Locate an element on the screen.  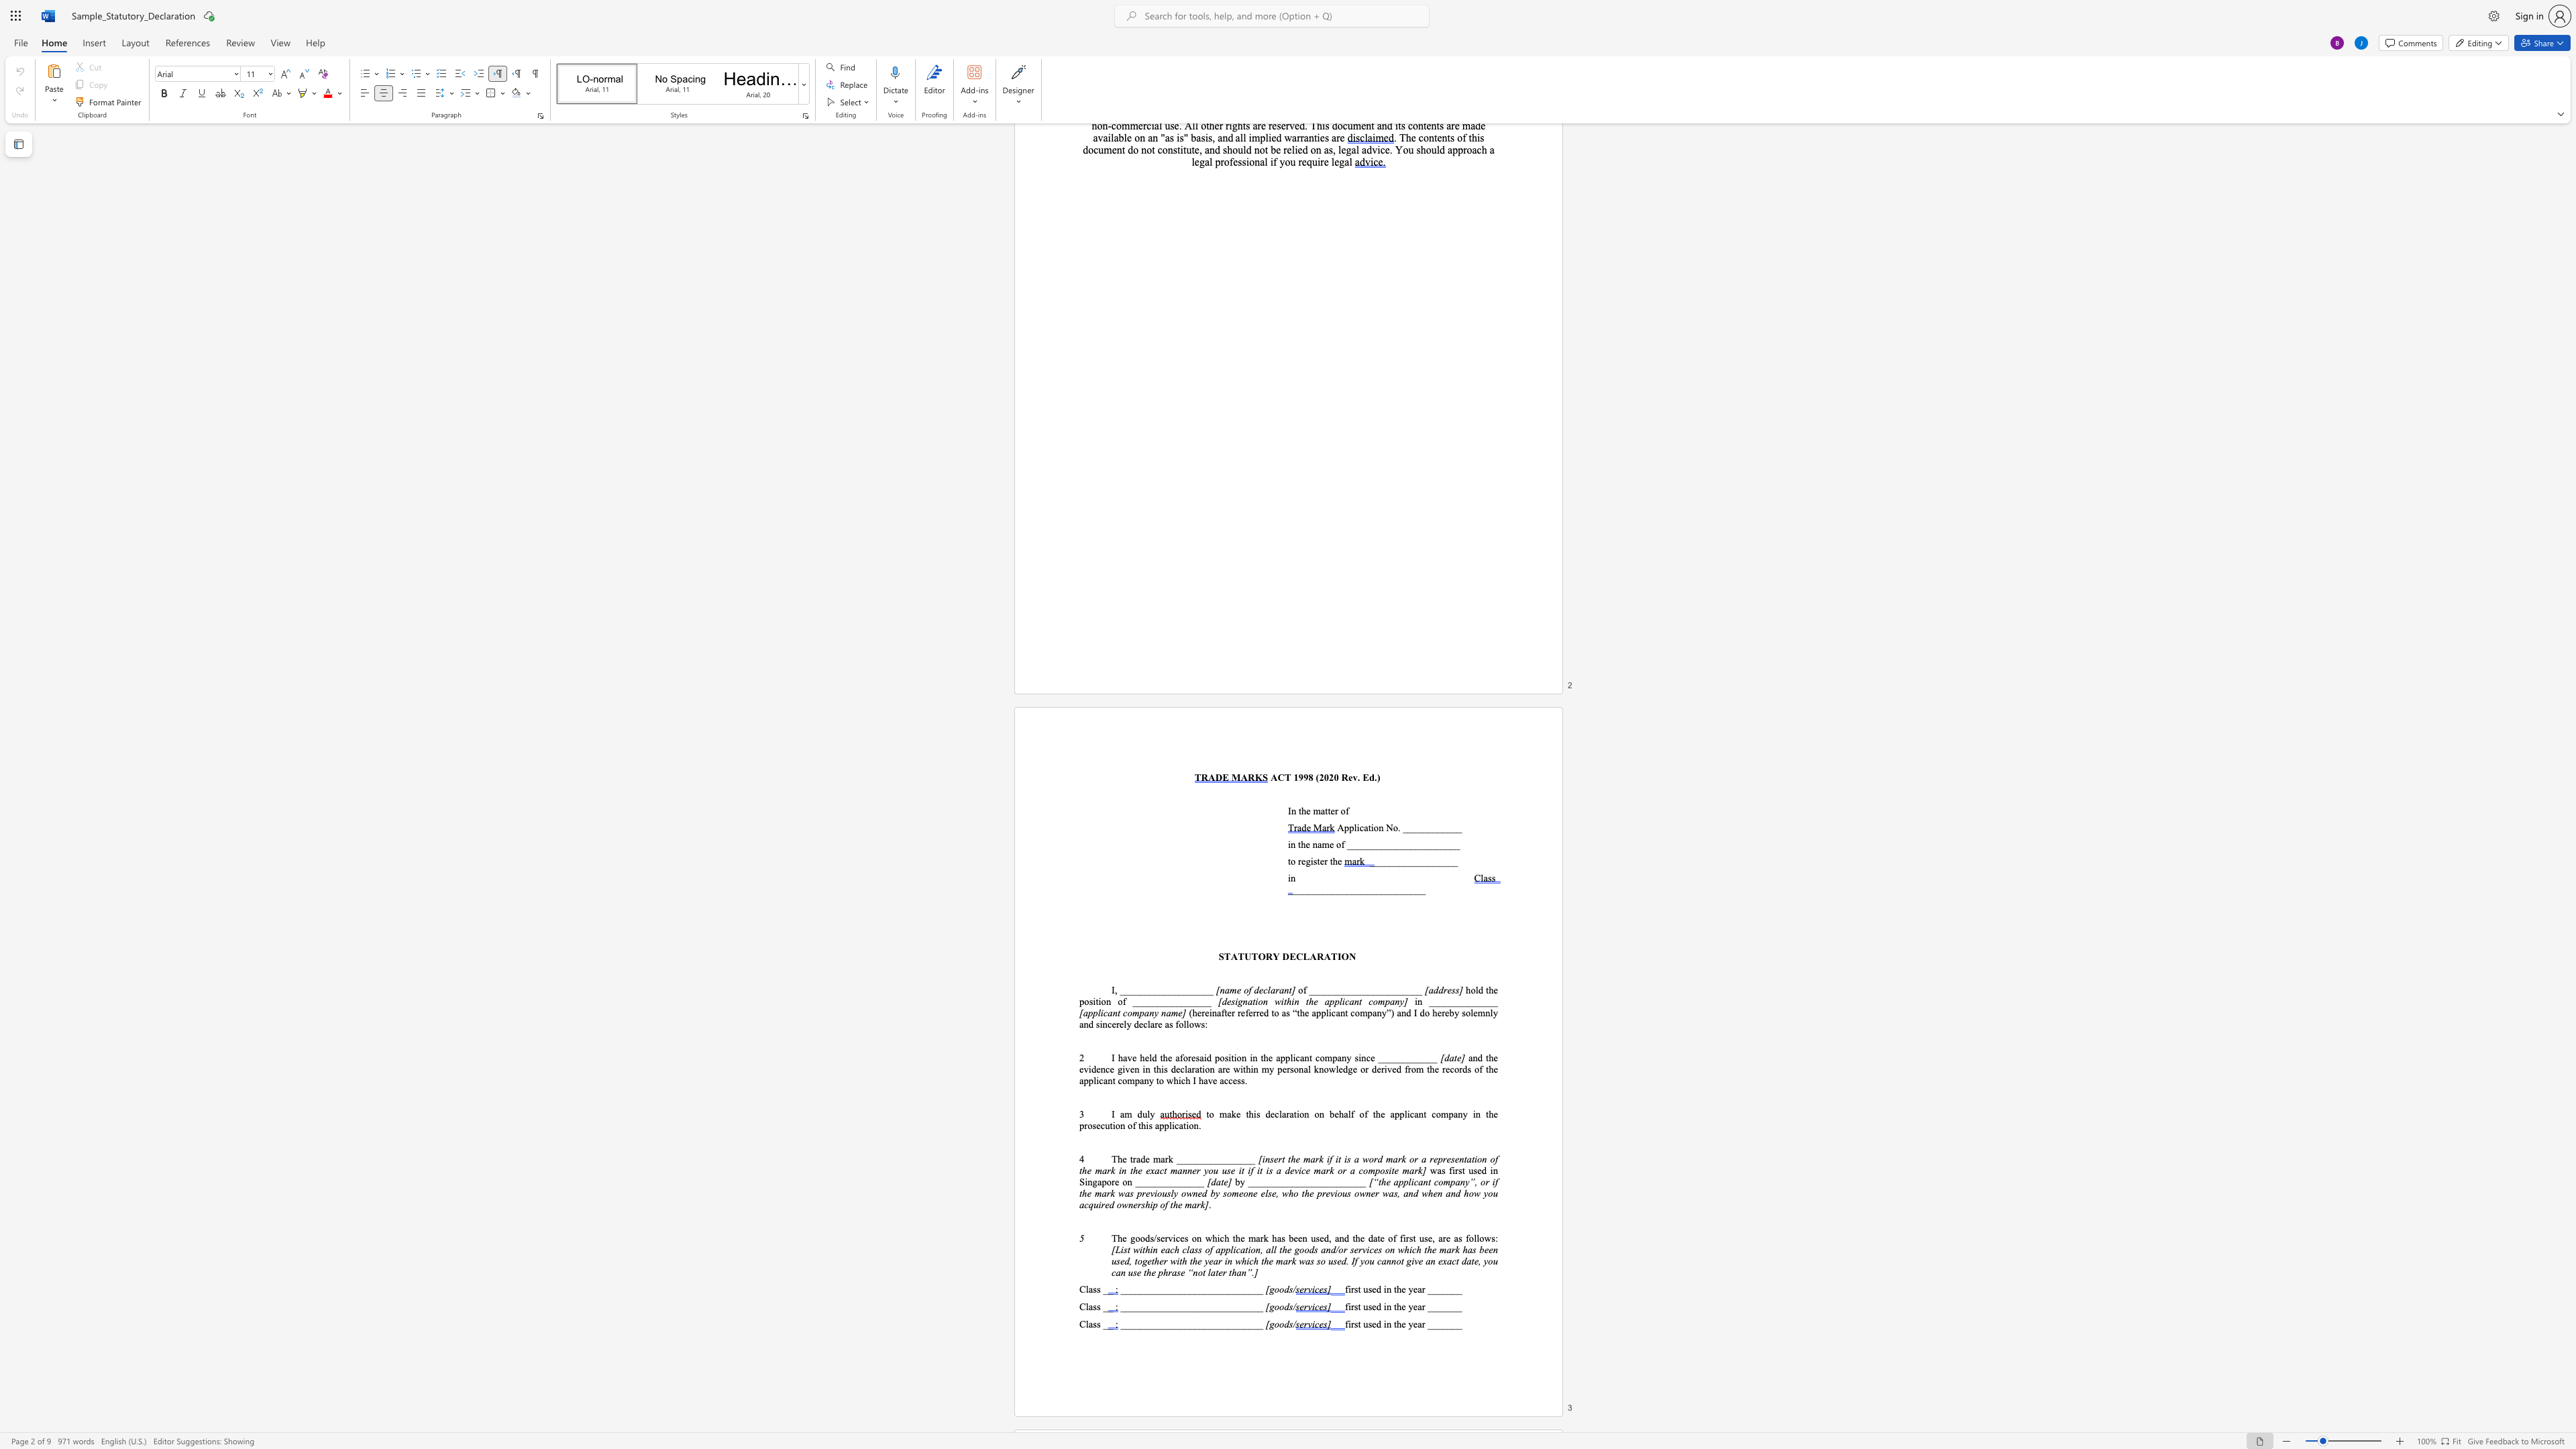
the subset text "tter of" within the text "In the matter of" is located at coordinates (1324, 810).